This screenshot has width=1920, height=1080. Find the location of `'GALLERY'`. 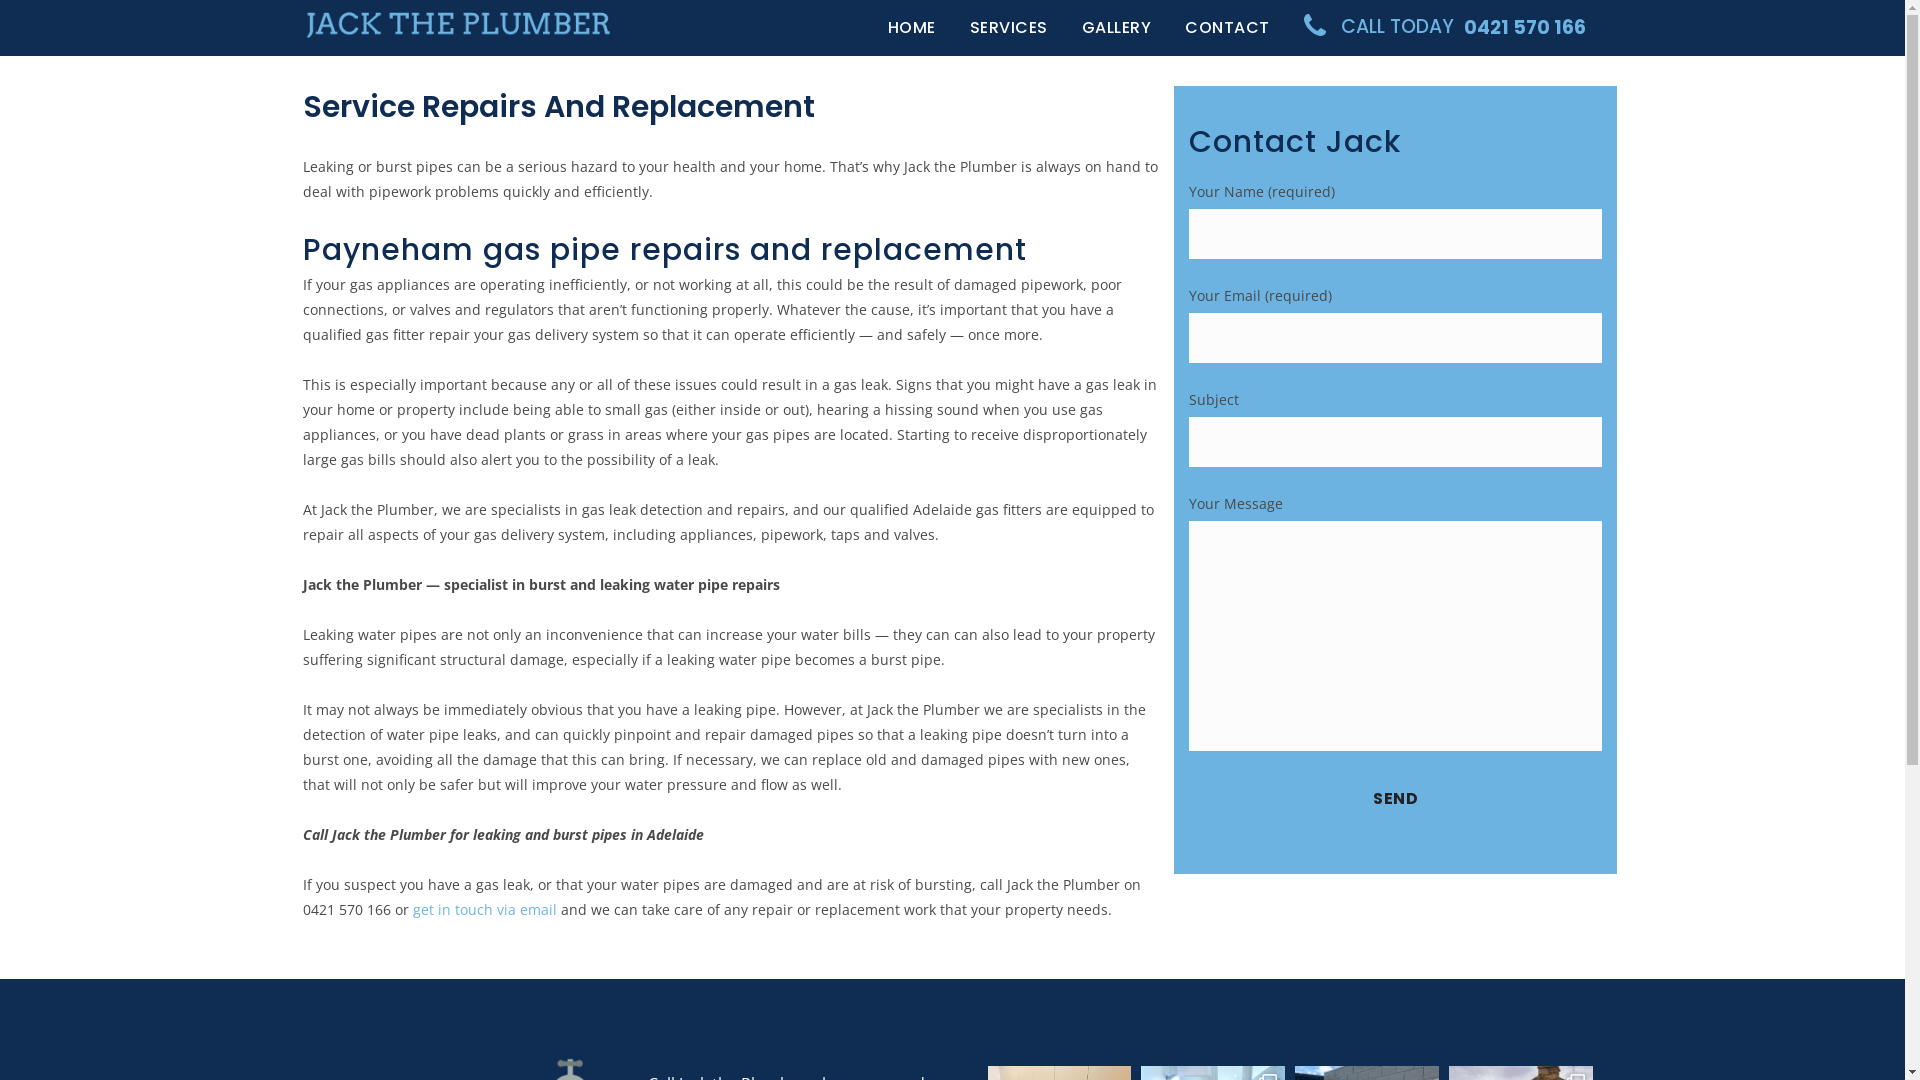

'GALLERY' is located at coordinates (1115, 27).